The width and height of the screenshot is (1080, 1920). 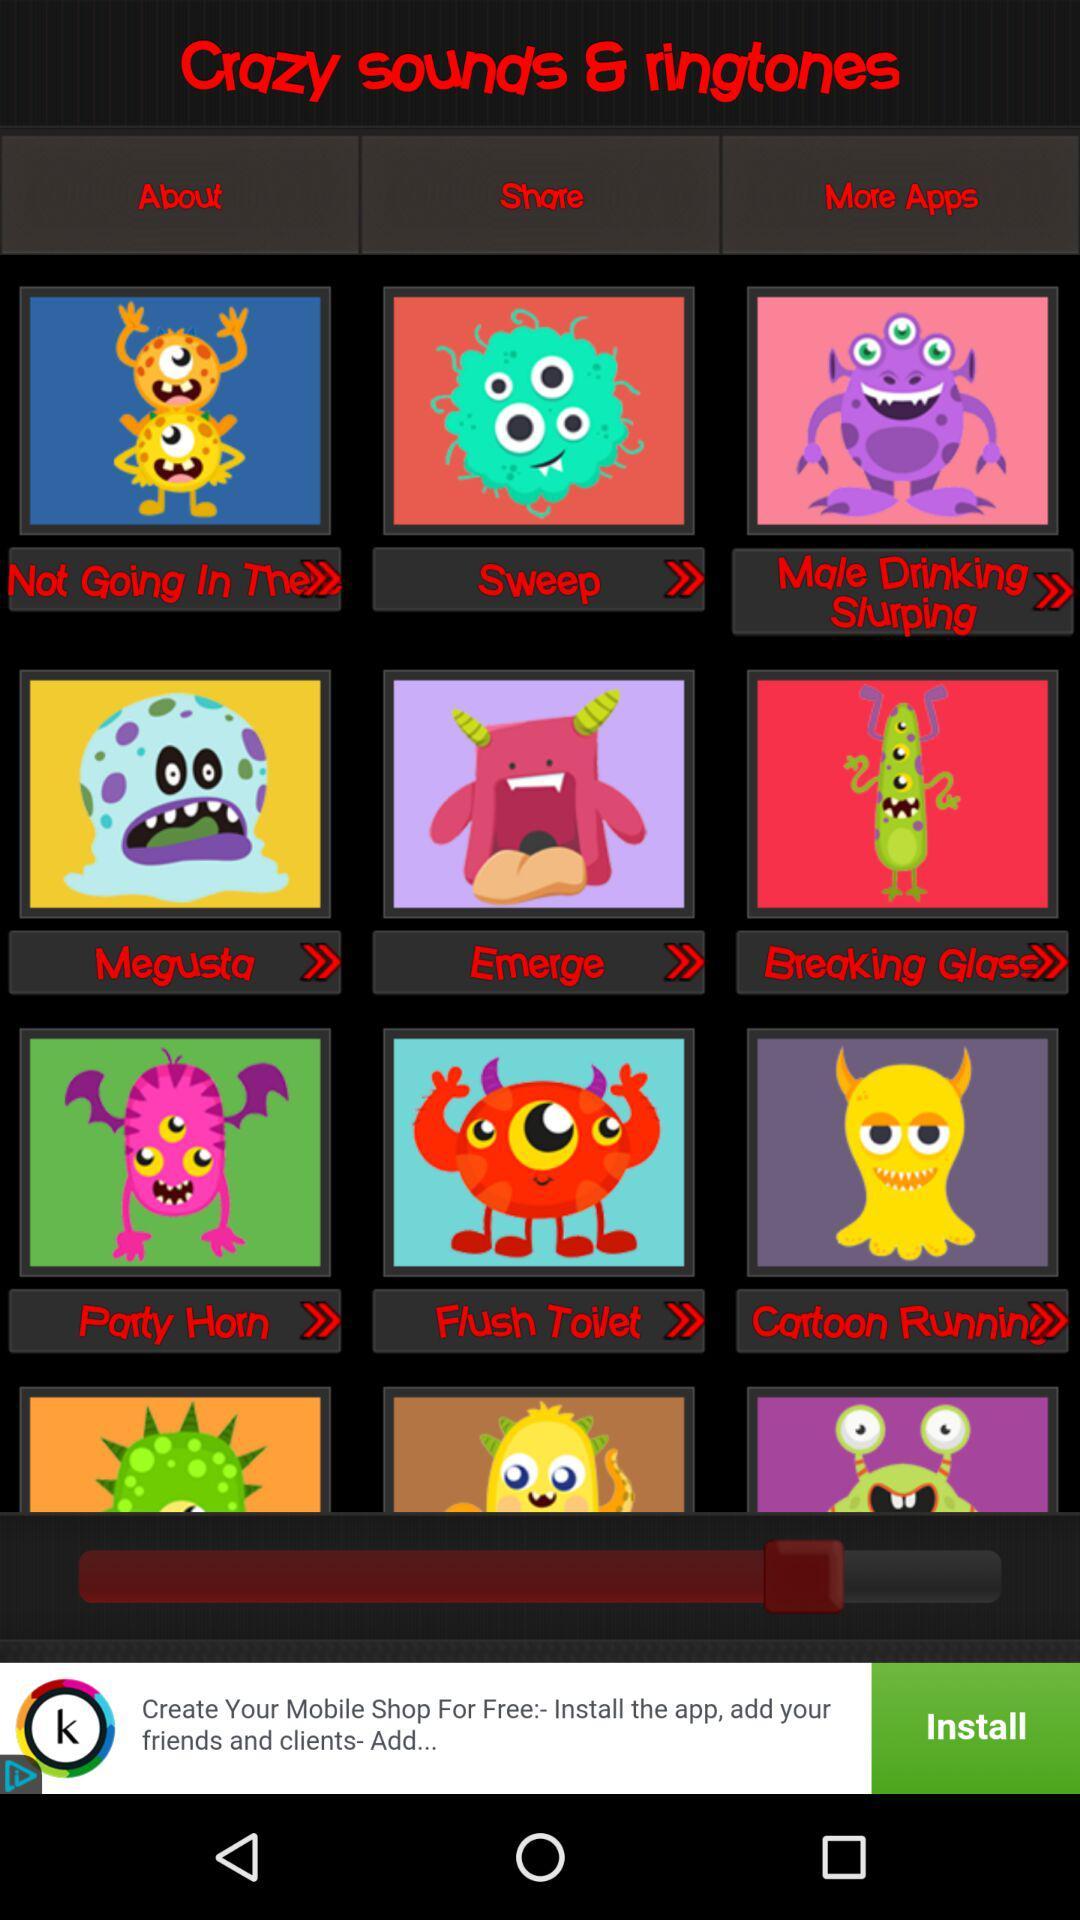 What do you see at coordinates (682, 577) in the screenshot?
I see `forward option` at bounding box center [682, 577].